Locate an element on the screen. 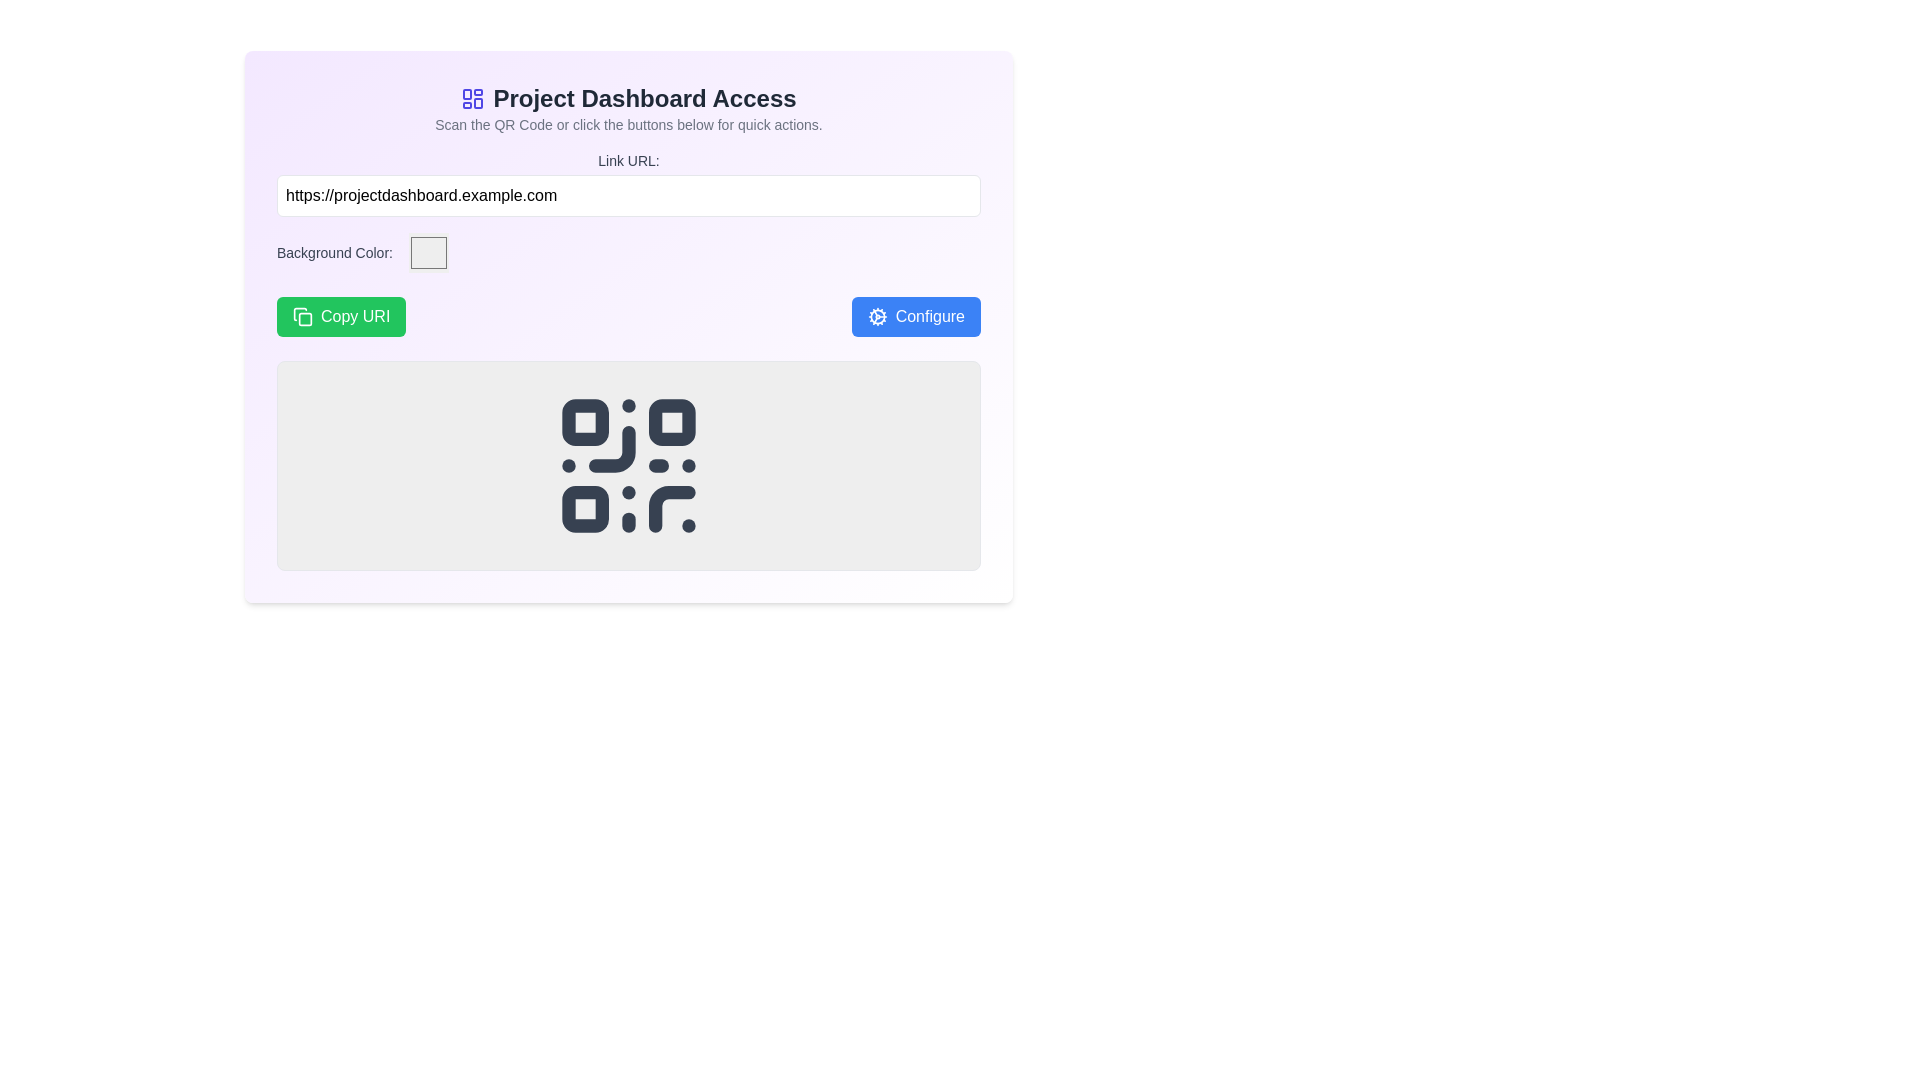 The height and width of the screenshot is (1080, 1920). the cogwheel-shaped icon representing settings, located to the left of the text label within the 'Configure' button in the upper-right portion of the interface is located at coordinates (877, 315).